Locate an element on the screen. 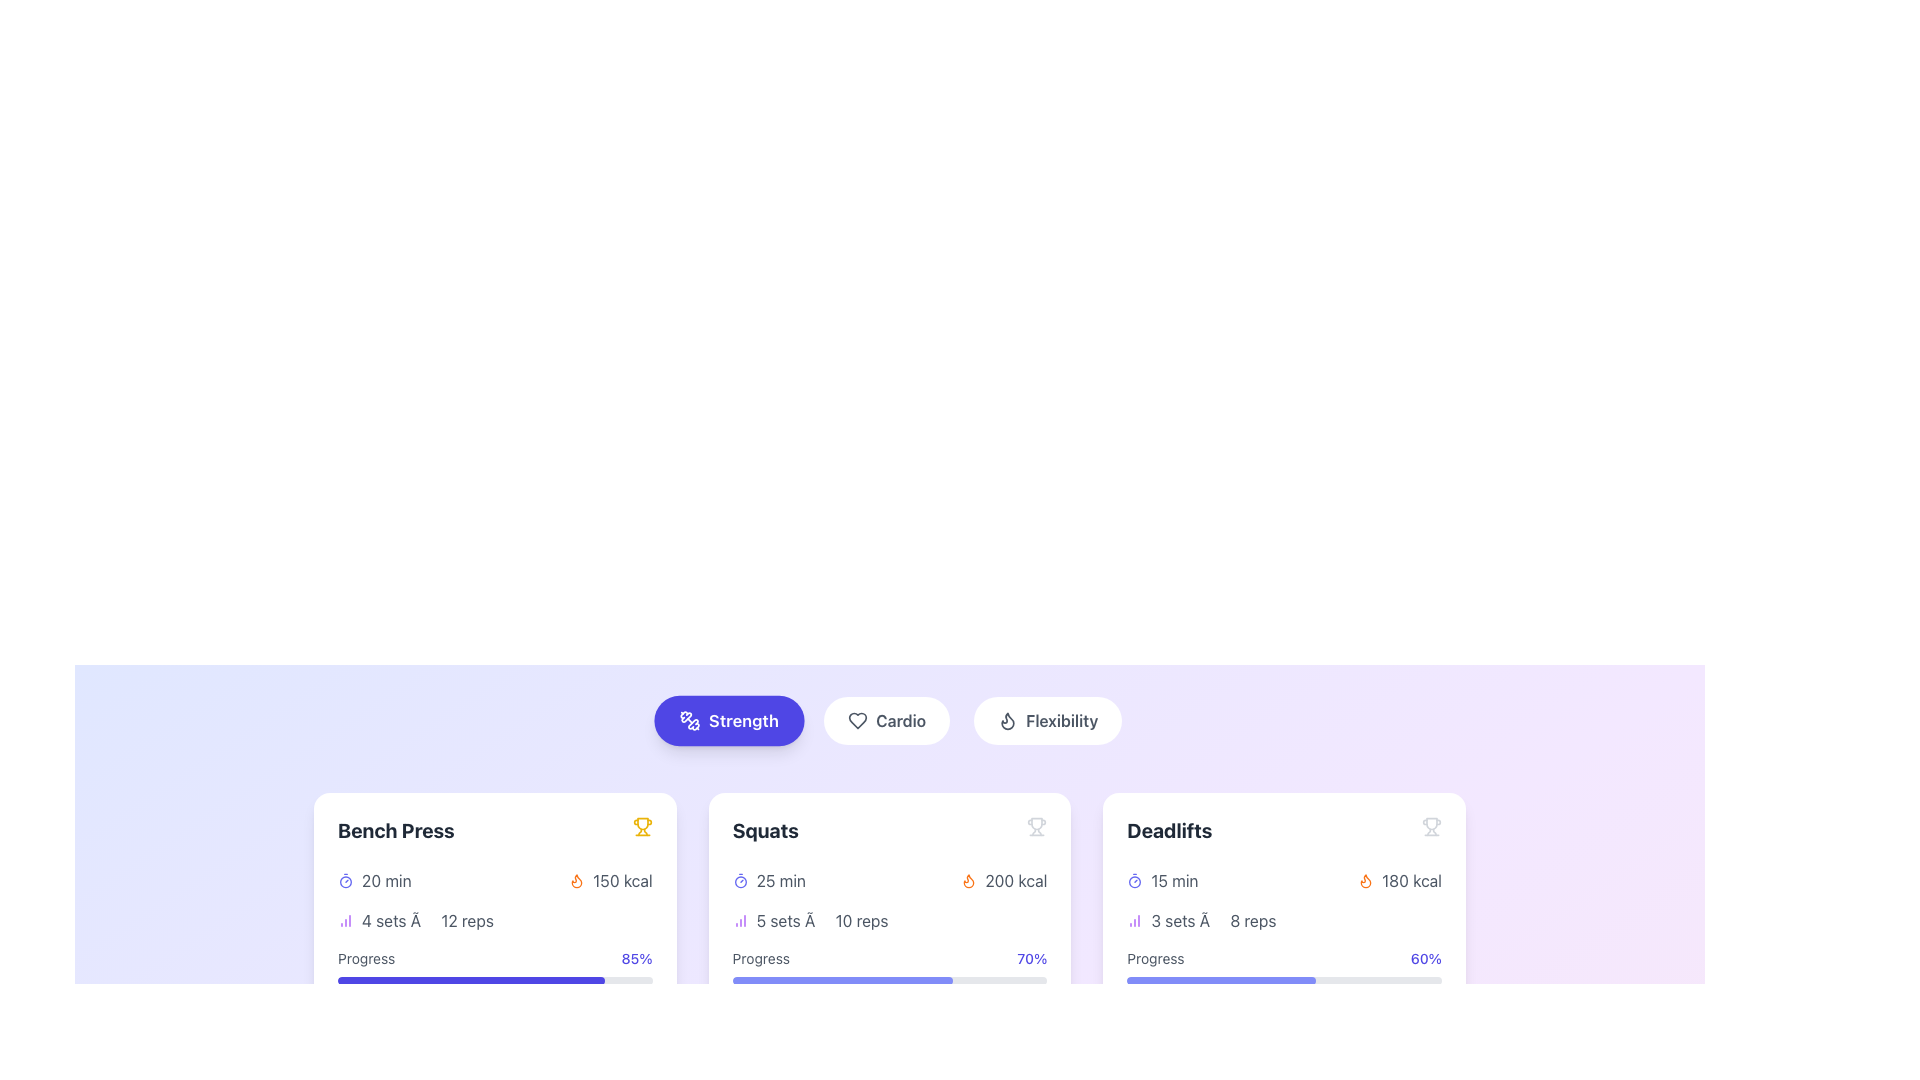 Image resolution: width=1920 pixels, height=1080 pixels. the 'Progress' text label in the 'Squats' card, which is styled in small, gray font, located above the progress percentage and below the progress bar is located at coordinates (760, 958).